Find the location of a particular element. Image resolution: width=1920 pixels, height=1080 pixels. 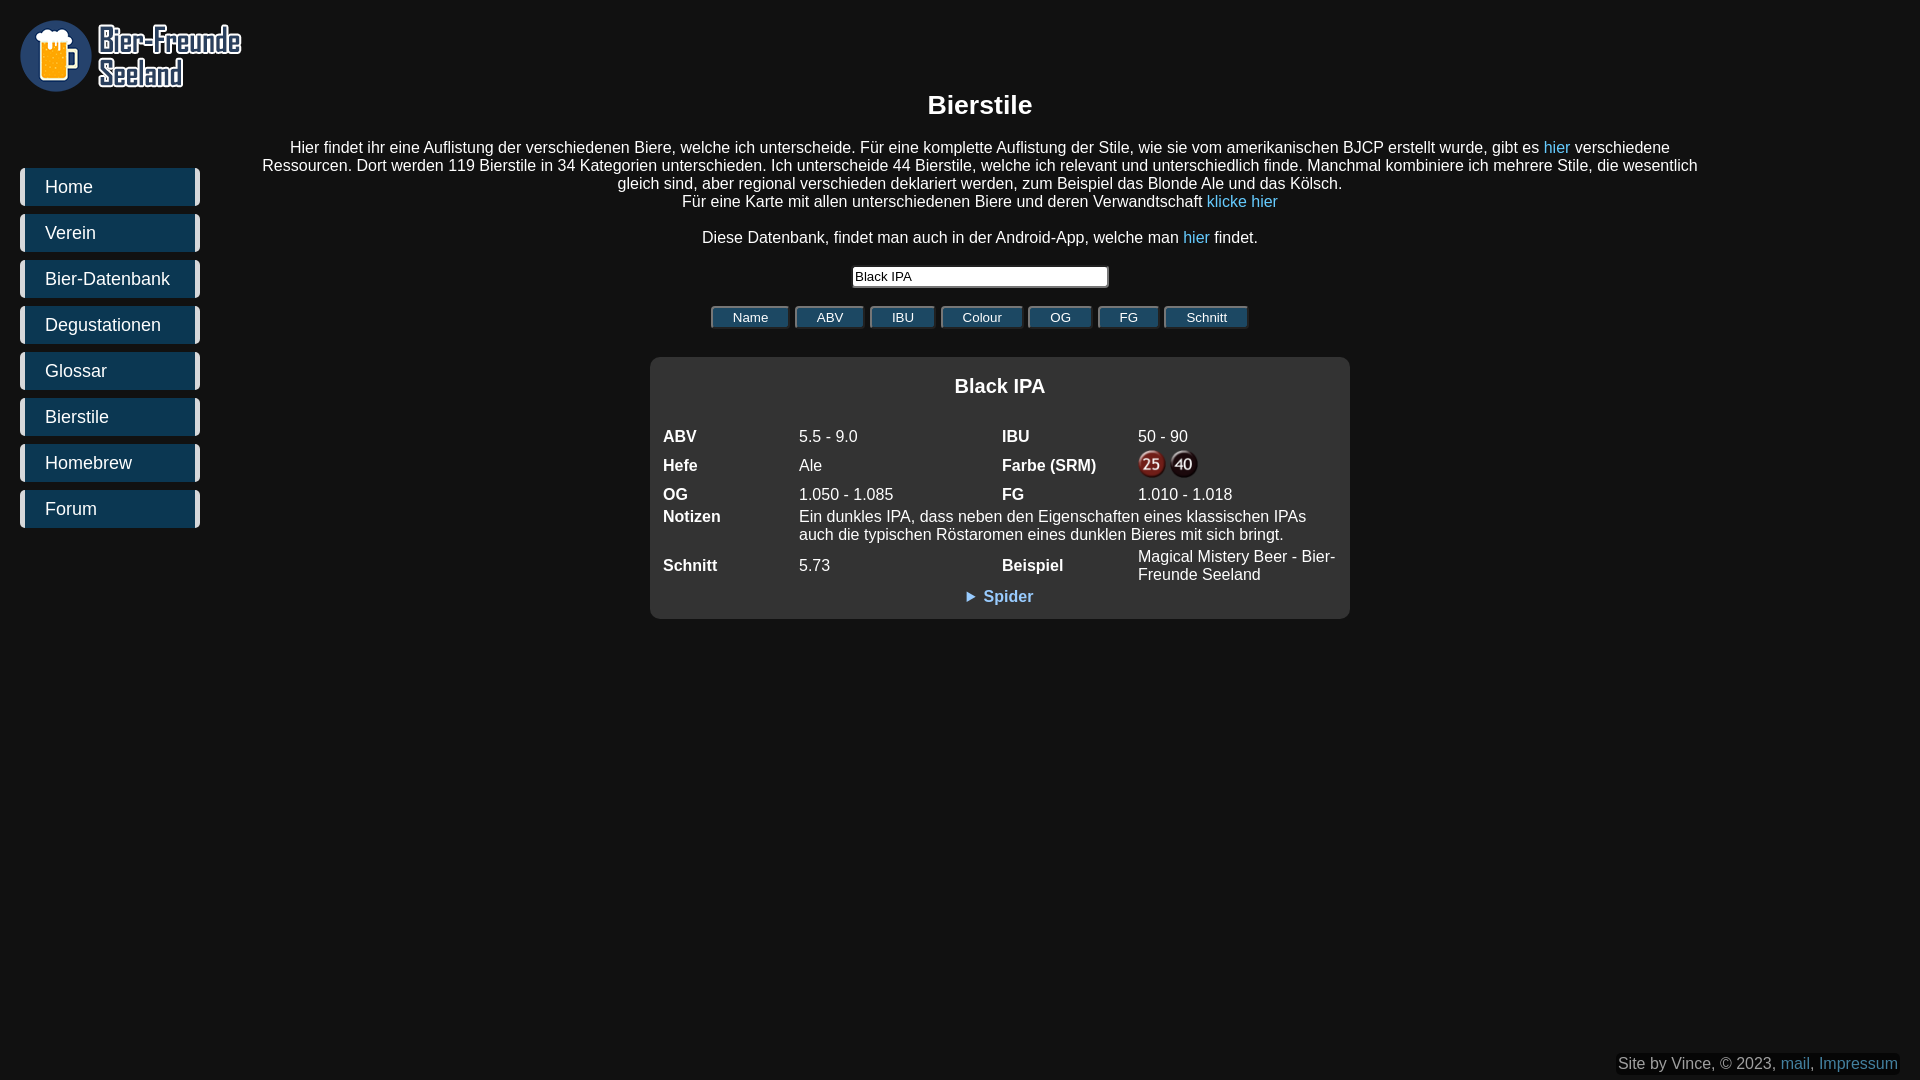

'Verein' is located at coordinates (109, 231).